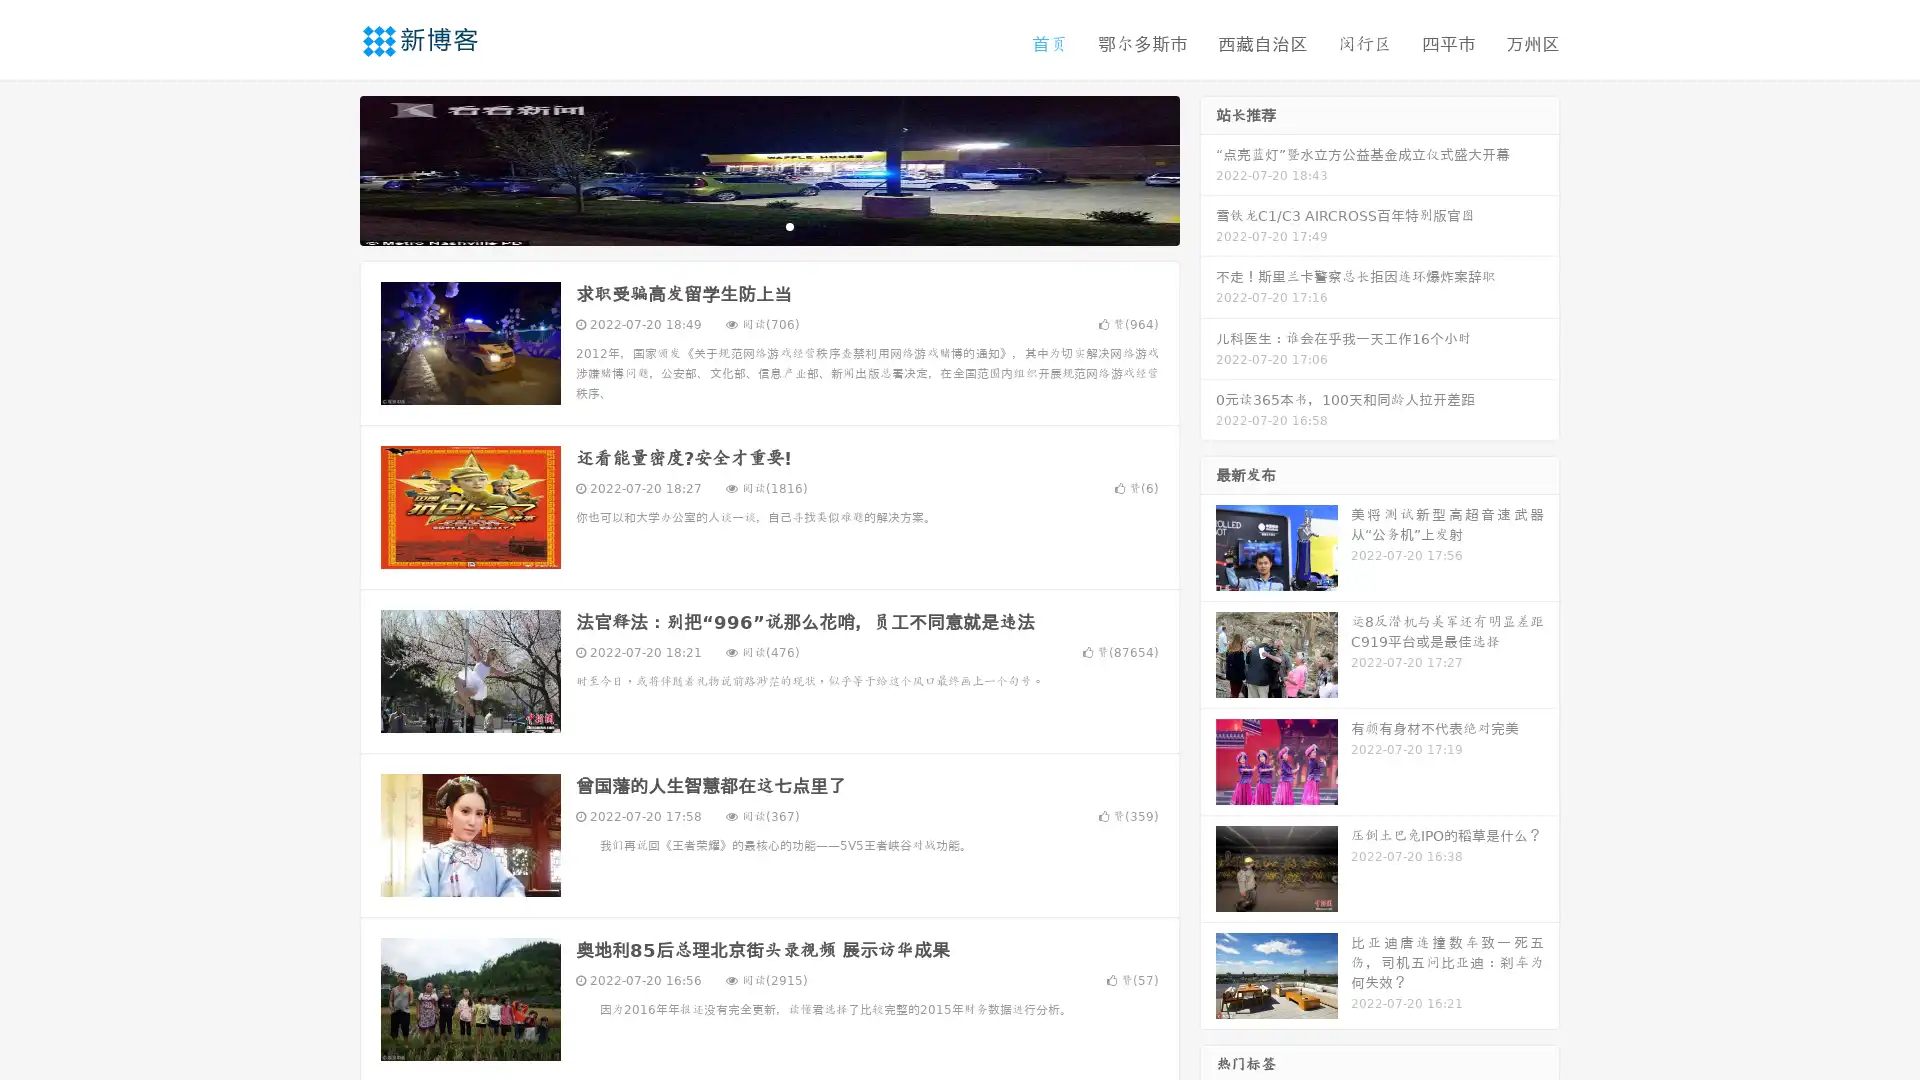  What do you see at coordinates (1208, 168) in the screenshot?
I see `Next slide` at bounding box center [1208, 168].